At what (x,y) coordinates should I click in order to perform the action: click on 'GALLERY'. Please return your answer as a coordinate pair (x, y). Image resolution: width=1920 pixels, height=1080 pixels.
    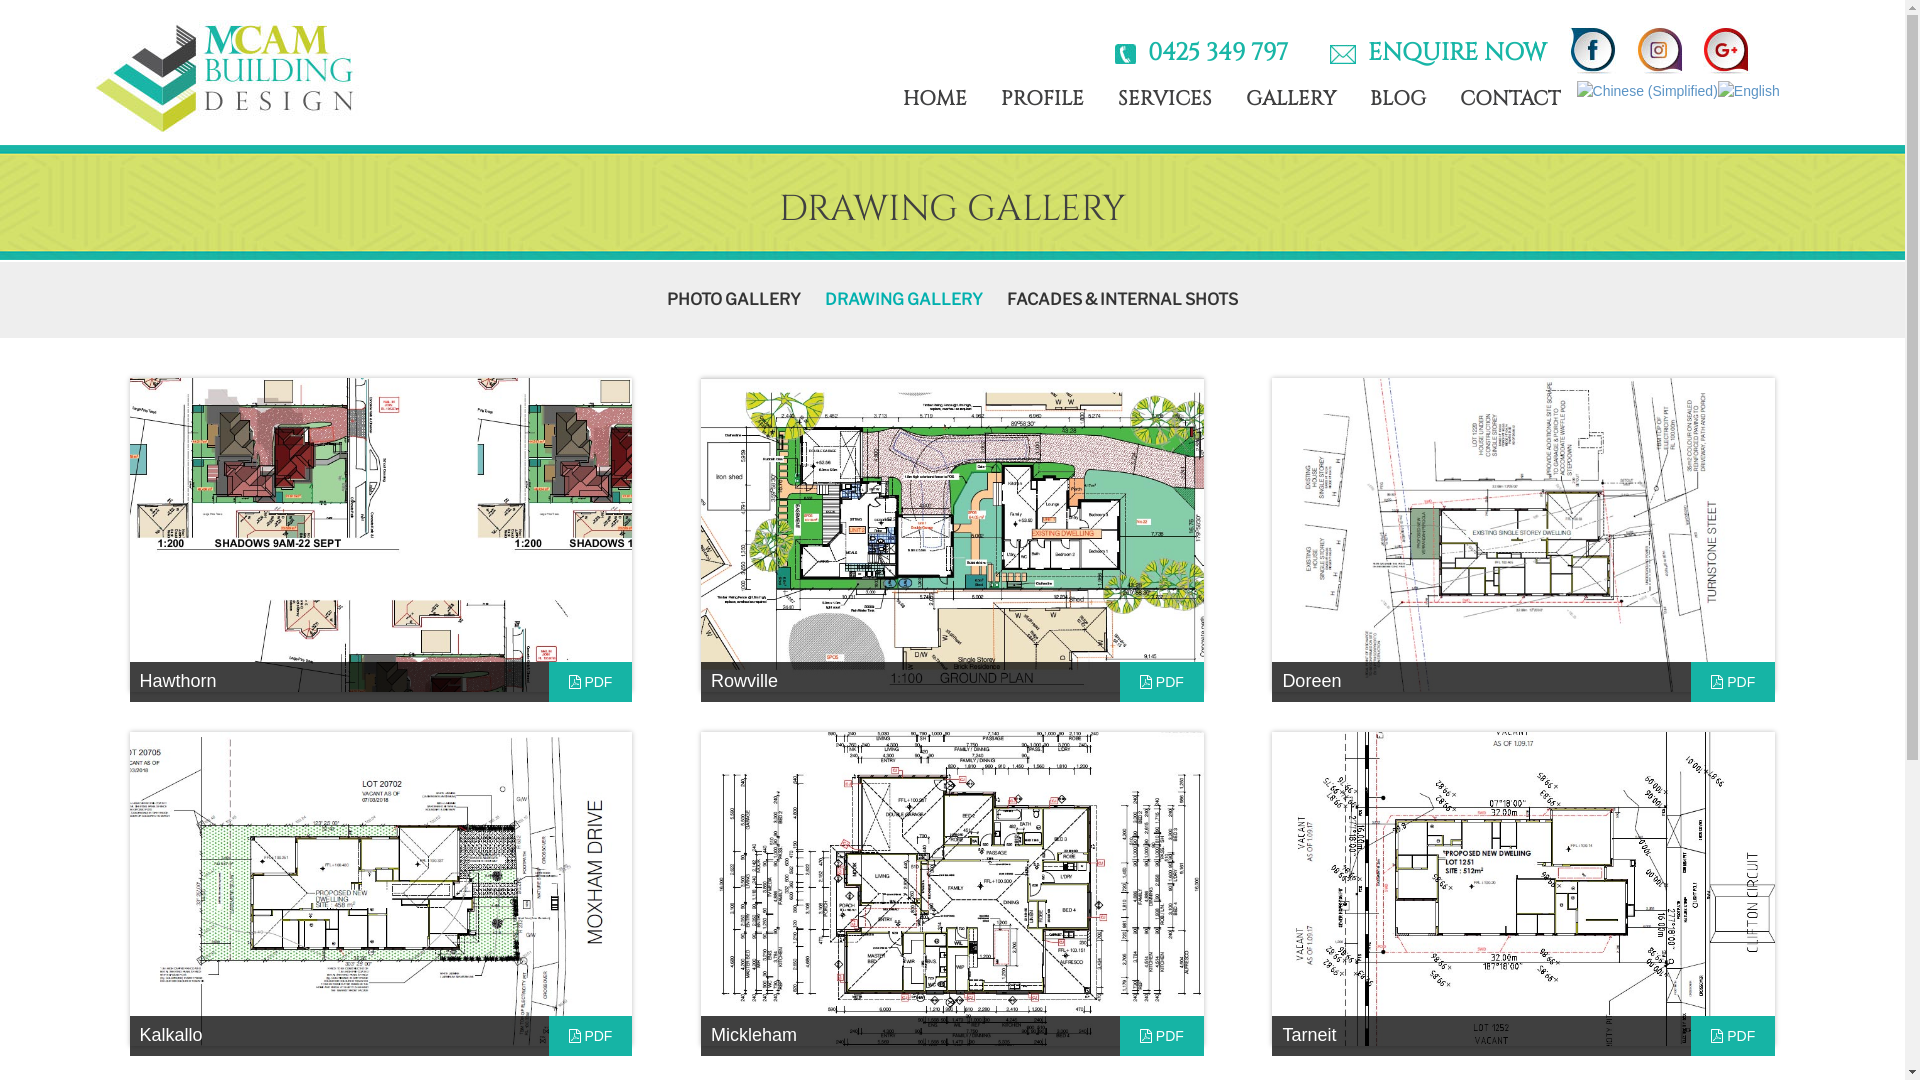
    Looking at the image, I should click on (1291, 99).